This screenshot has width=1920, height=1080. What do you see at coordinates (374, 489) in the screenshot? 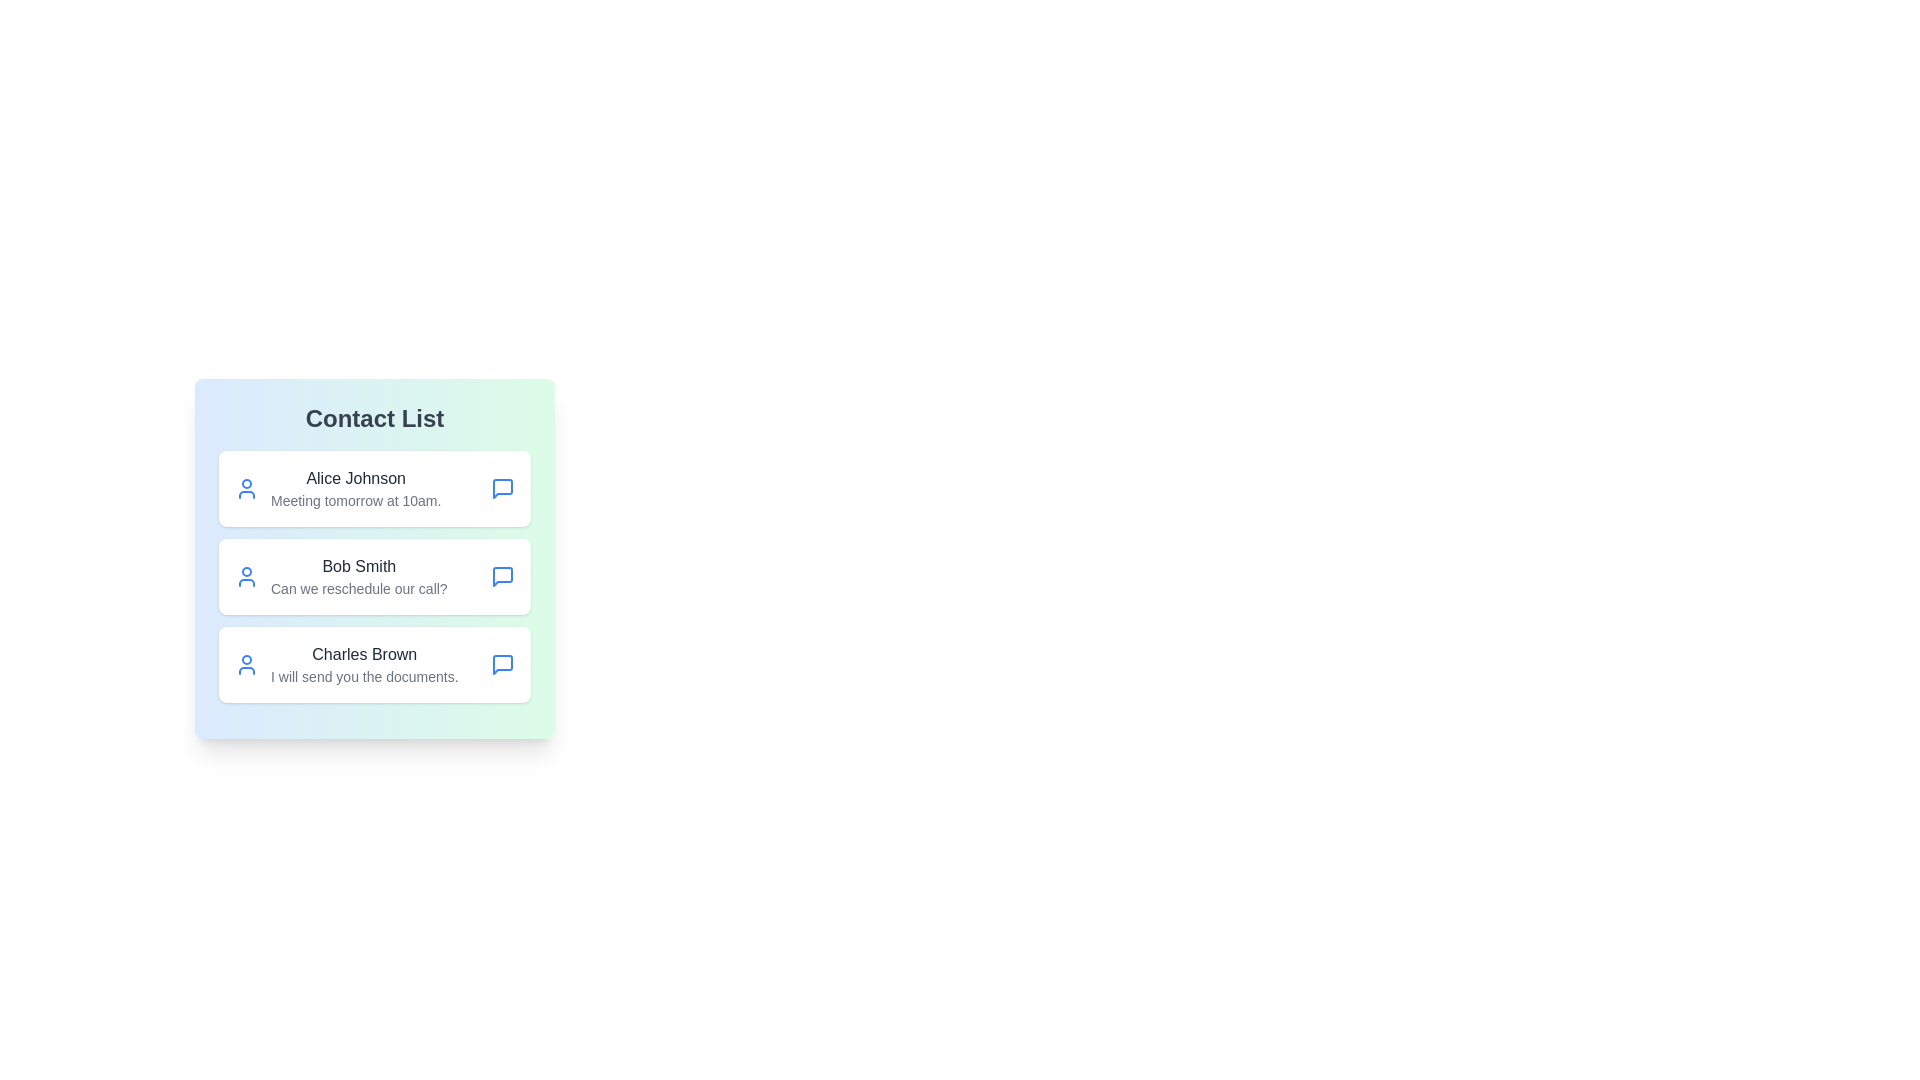
I see `the contact Alice Johnson to view hover effects` at bounding box center [374, 489].